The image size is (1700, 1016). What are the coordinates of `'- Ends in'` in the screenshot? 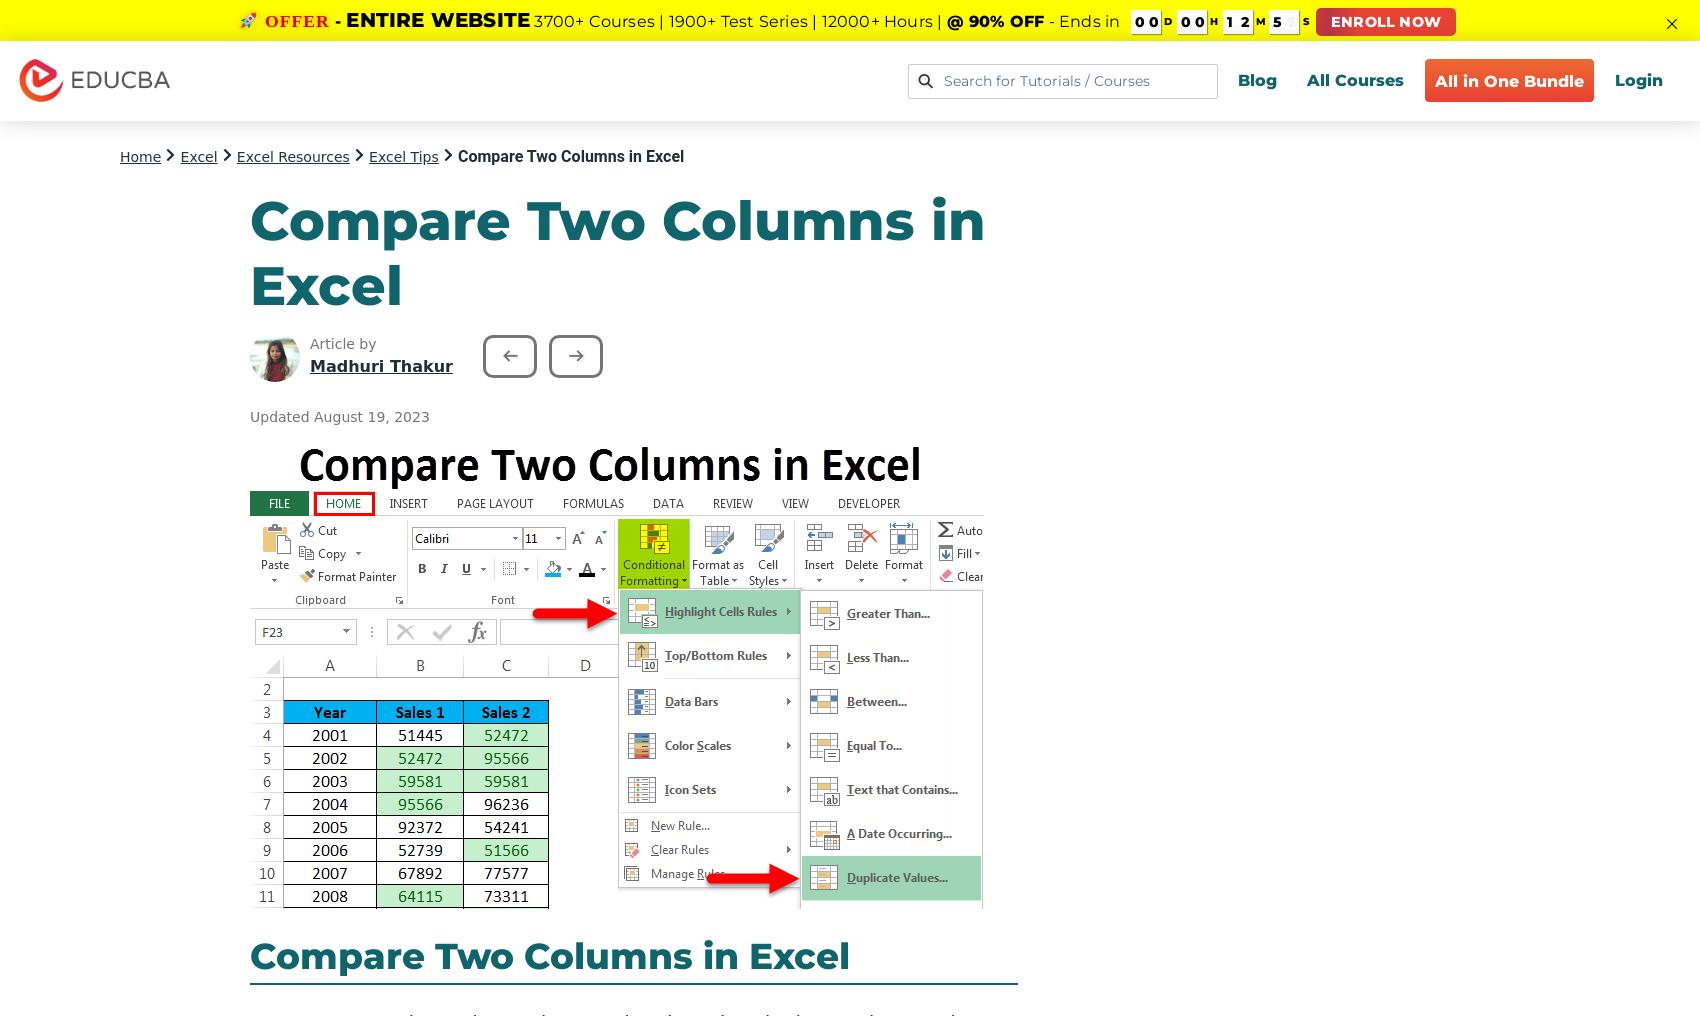 It's located at (1082, 20).